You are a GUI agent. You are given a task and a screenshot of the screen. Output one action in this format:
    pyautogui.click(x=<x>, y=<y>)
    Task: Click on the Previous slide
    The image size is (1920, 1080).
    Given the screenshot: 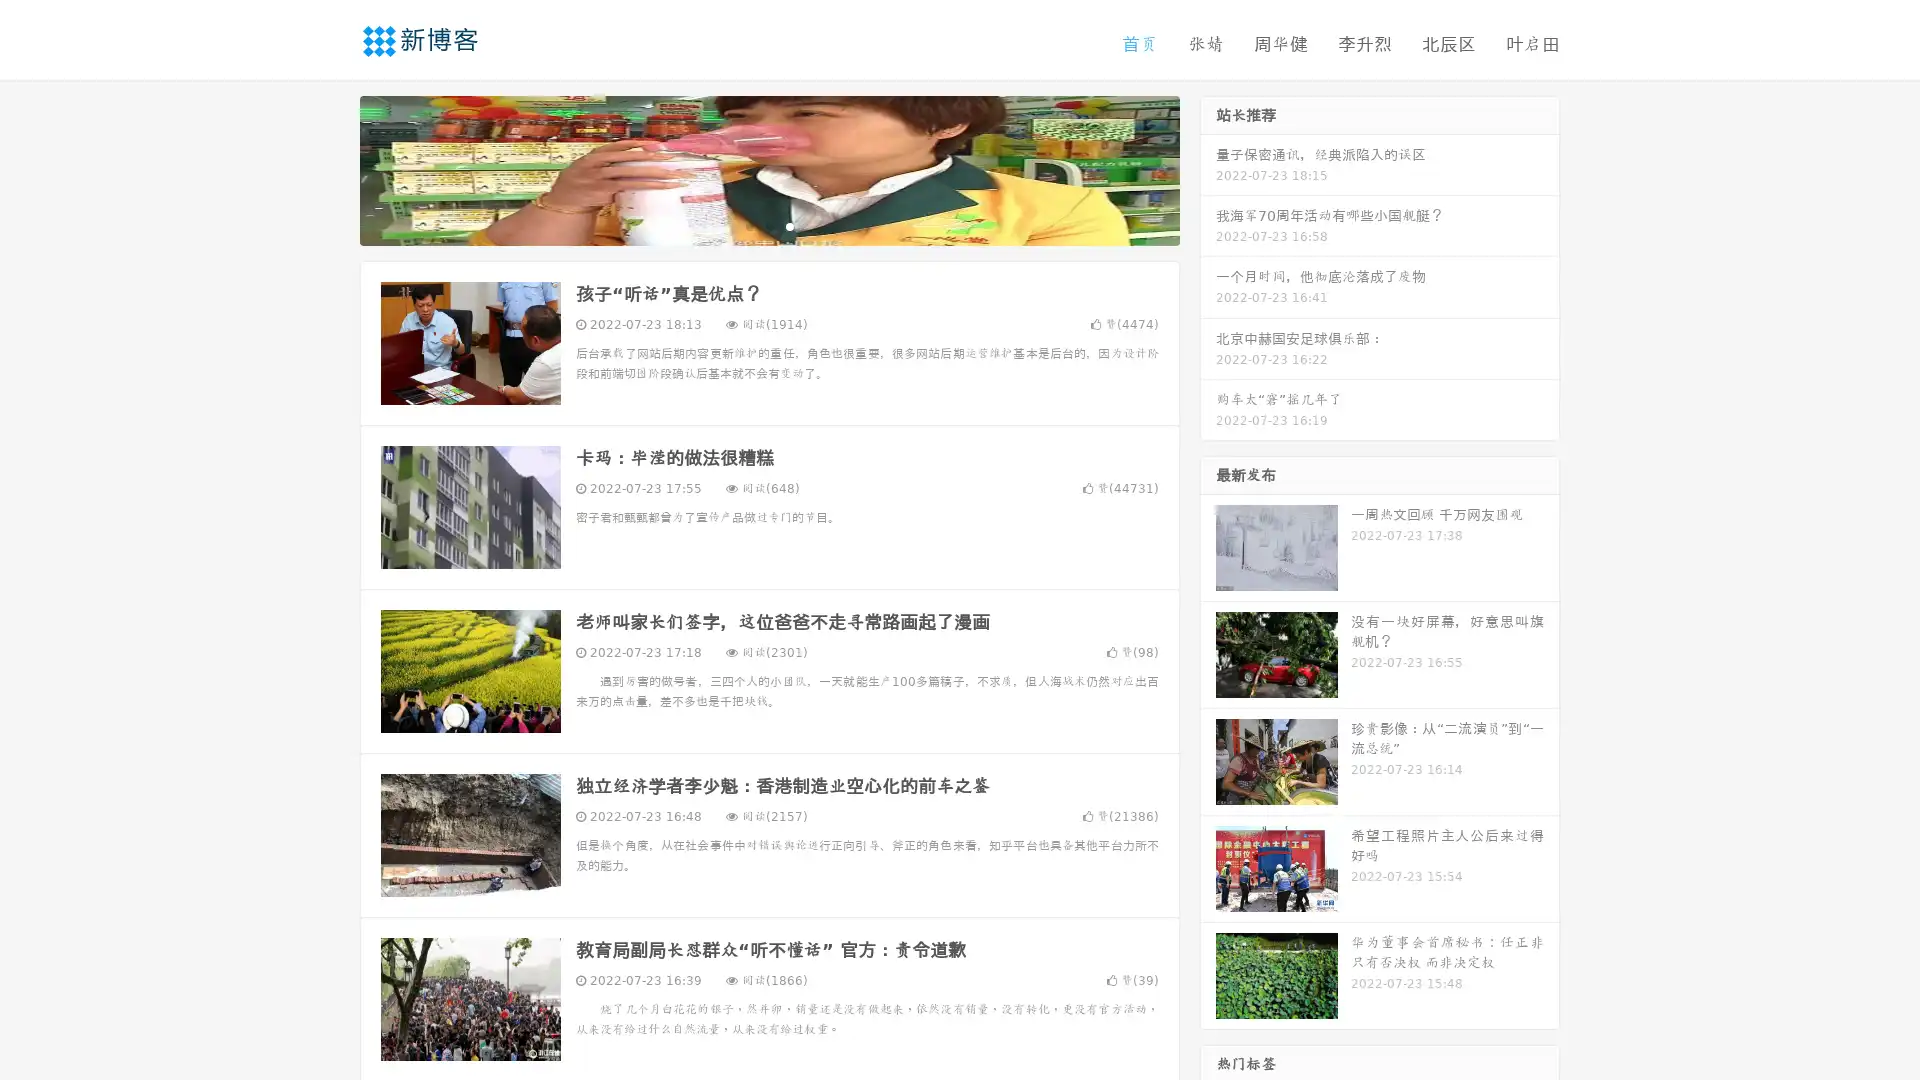 What is the action you would take?
    pyautogui.click(x=330, y=168)
    